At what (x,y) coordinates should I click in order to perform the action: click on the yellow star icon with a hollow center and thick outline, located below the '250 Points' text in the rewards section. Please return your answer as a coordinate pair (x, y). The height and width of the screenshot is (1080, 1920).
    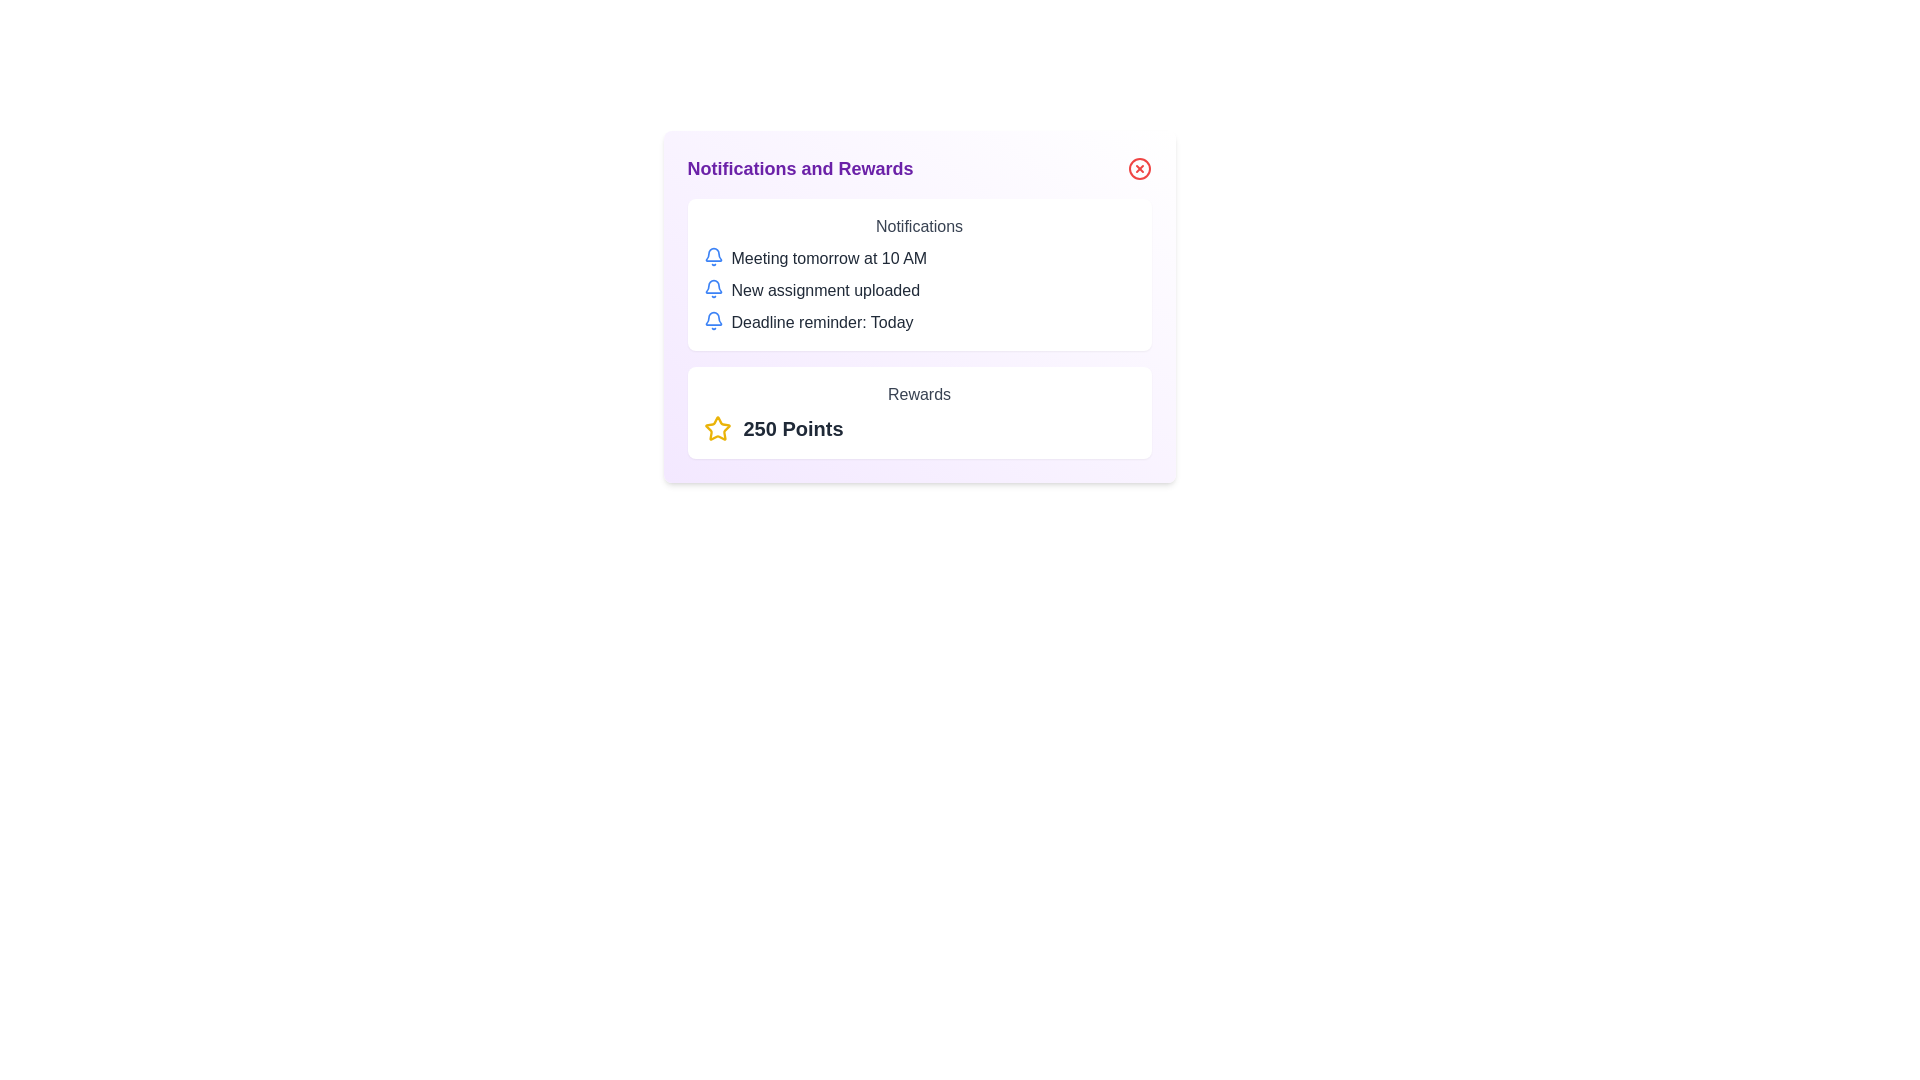
    Looking at the image, I should click on (717, 427).